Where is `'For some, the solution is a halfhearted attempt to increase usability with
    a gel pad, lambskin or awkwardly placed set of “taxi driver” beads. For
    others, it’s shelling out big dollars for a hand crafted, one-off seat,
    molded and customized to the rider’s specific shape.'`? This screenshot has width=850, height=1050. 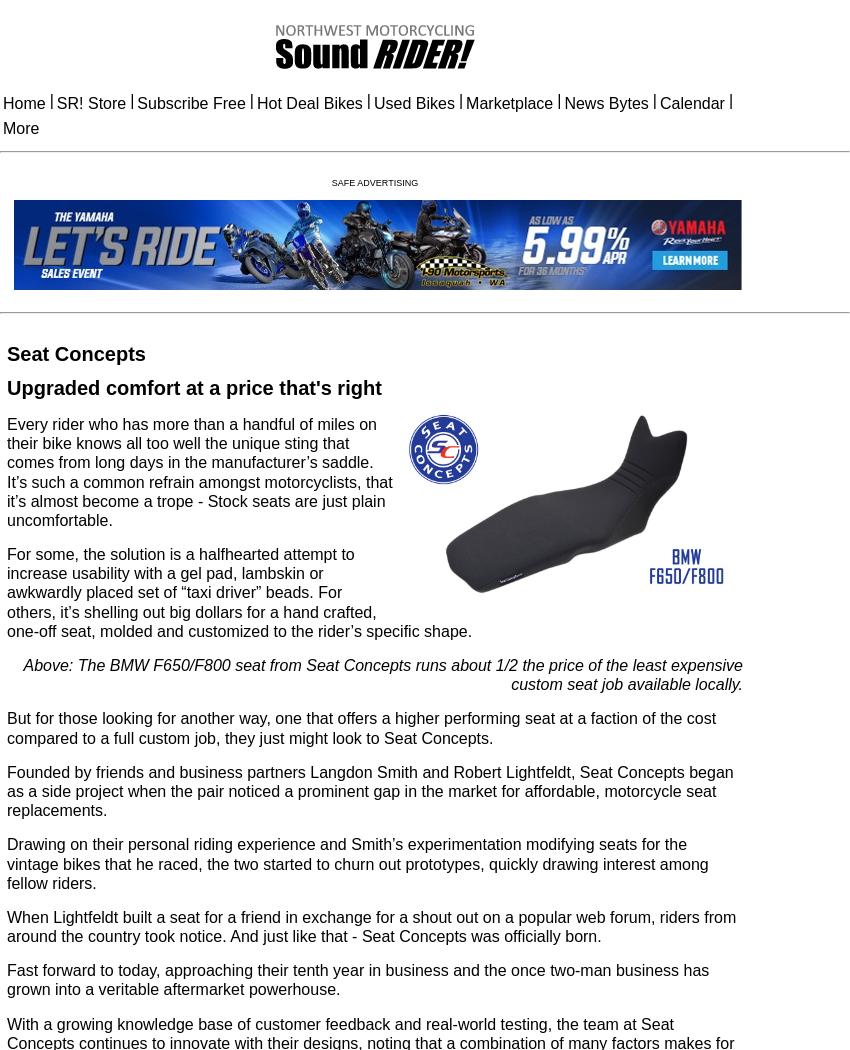
'For some, the solution is a halfhearted attempt to increase usability with
    a gel pad, lambskin or awkwardly placed set of “taxi driver” beads. For
    others, it’s shelling out big dollars for a hand crafted, one-off seat,
    molded and customized to the rider’s specific shape.' is located at coordinates (239, 591).